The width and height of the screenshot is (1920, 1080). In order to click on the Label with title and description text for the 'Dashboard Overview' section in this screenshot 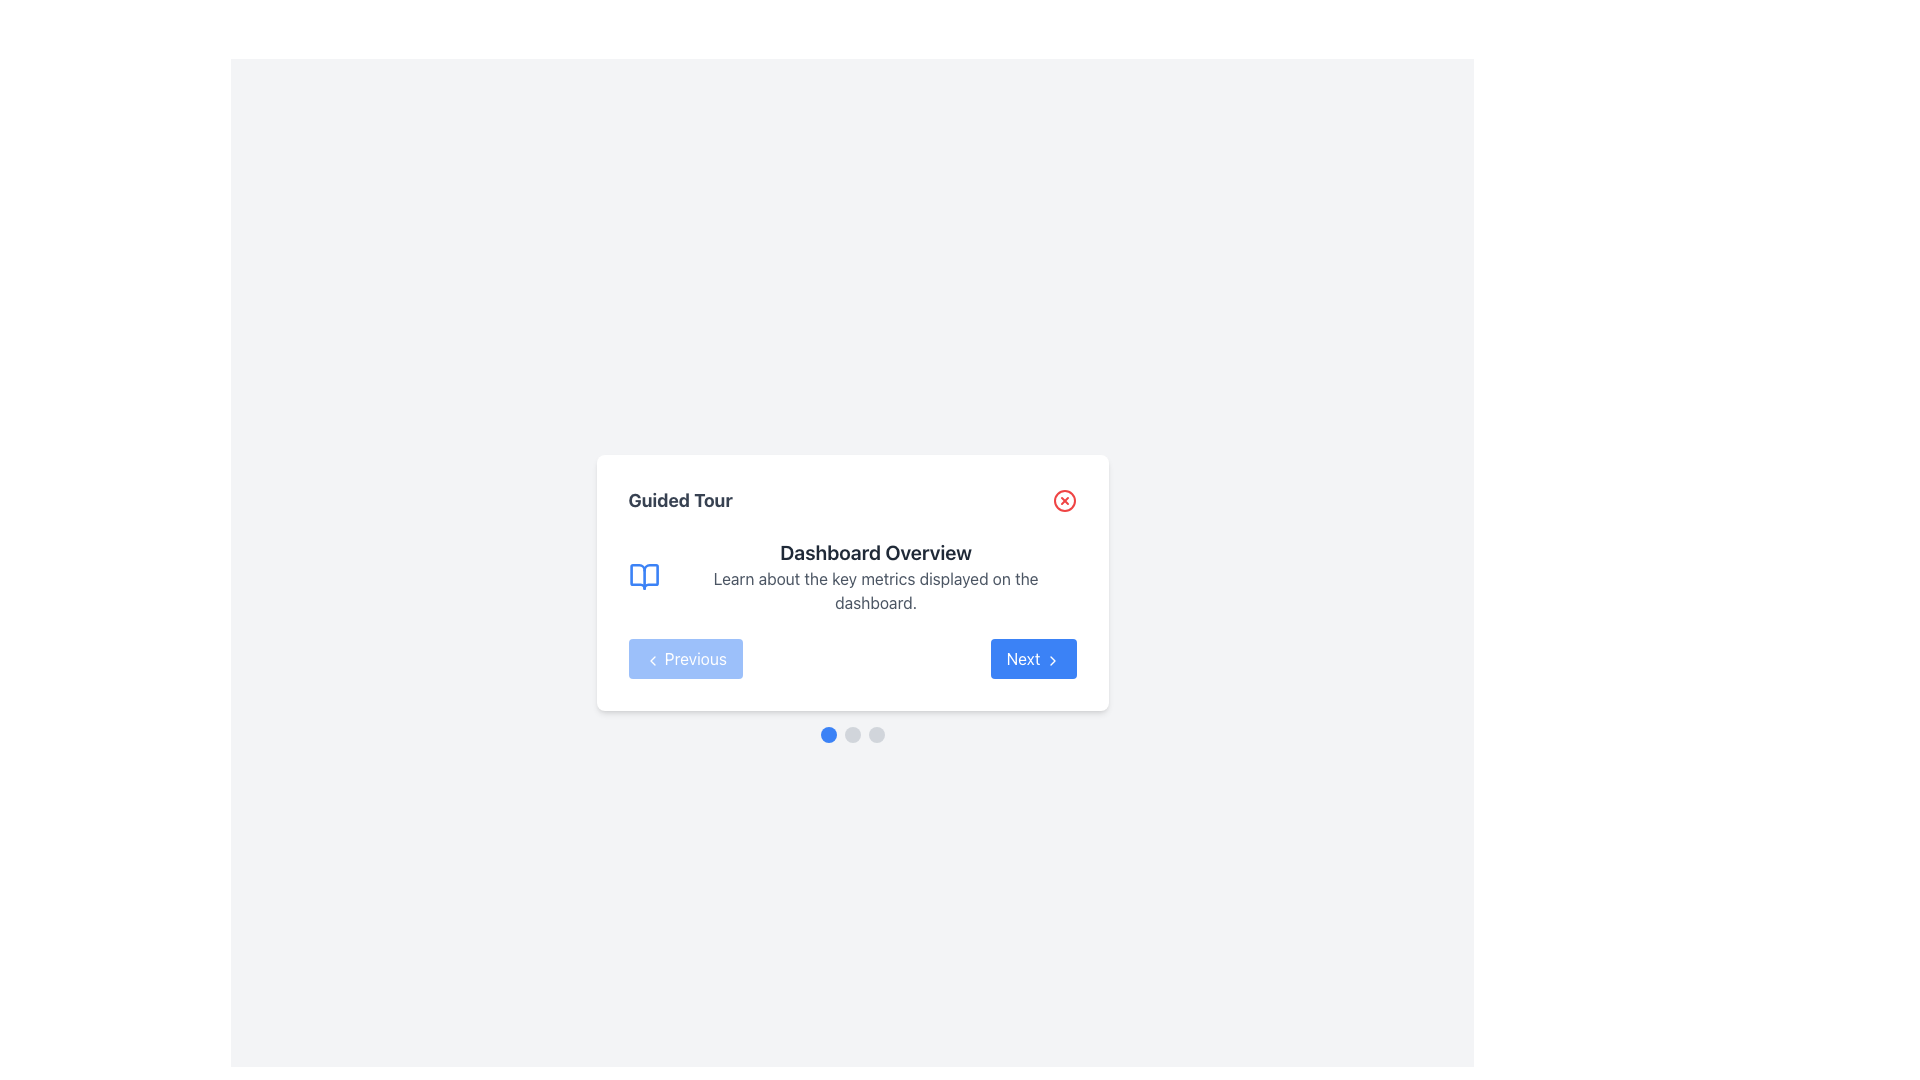, I will do `click(876, 577)`.